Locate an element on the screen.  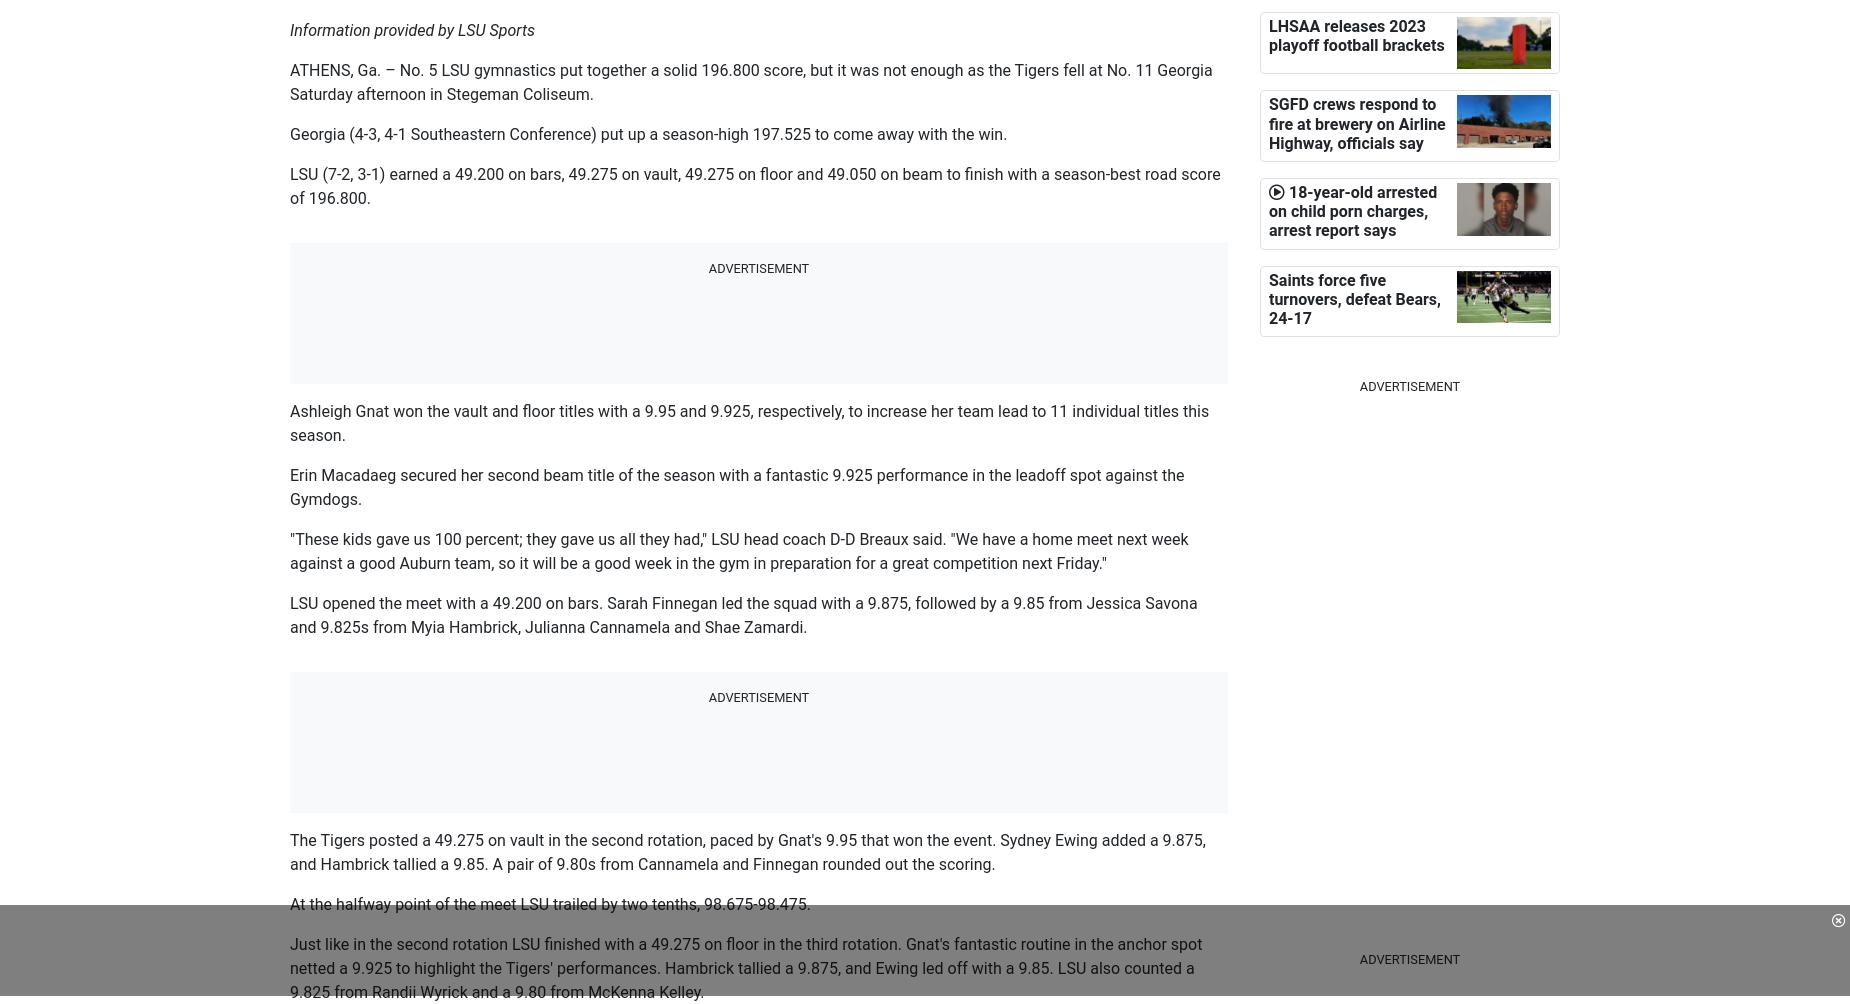
'Information provided by LSU Sports' is located at coordinates (411, 30).